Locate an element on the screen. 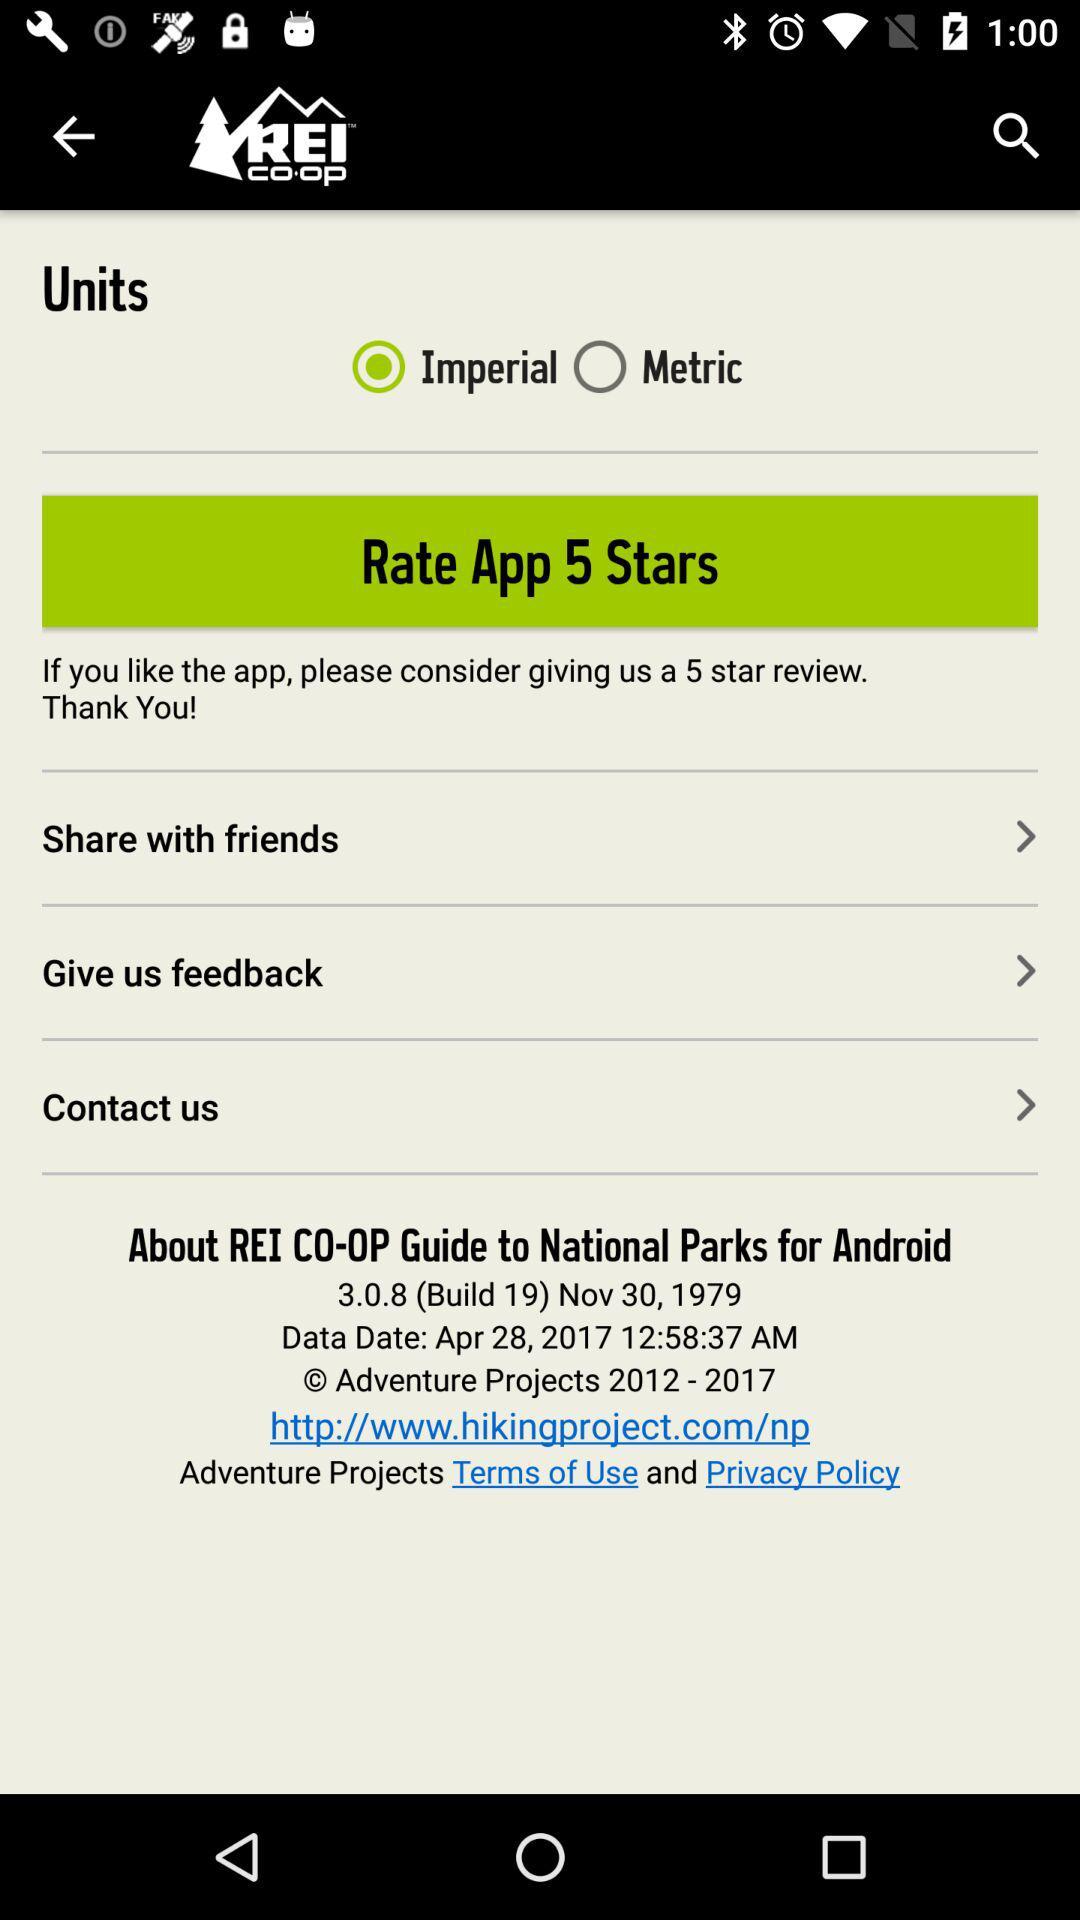 The width and height of the screenshot is (1080, 1920). item below the adventure projects 2012 icon is located at coordinates (540, 1424).